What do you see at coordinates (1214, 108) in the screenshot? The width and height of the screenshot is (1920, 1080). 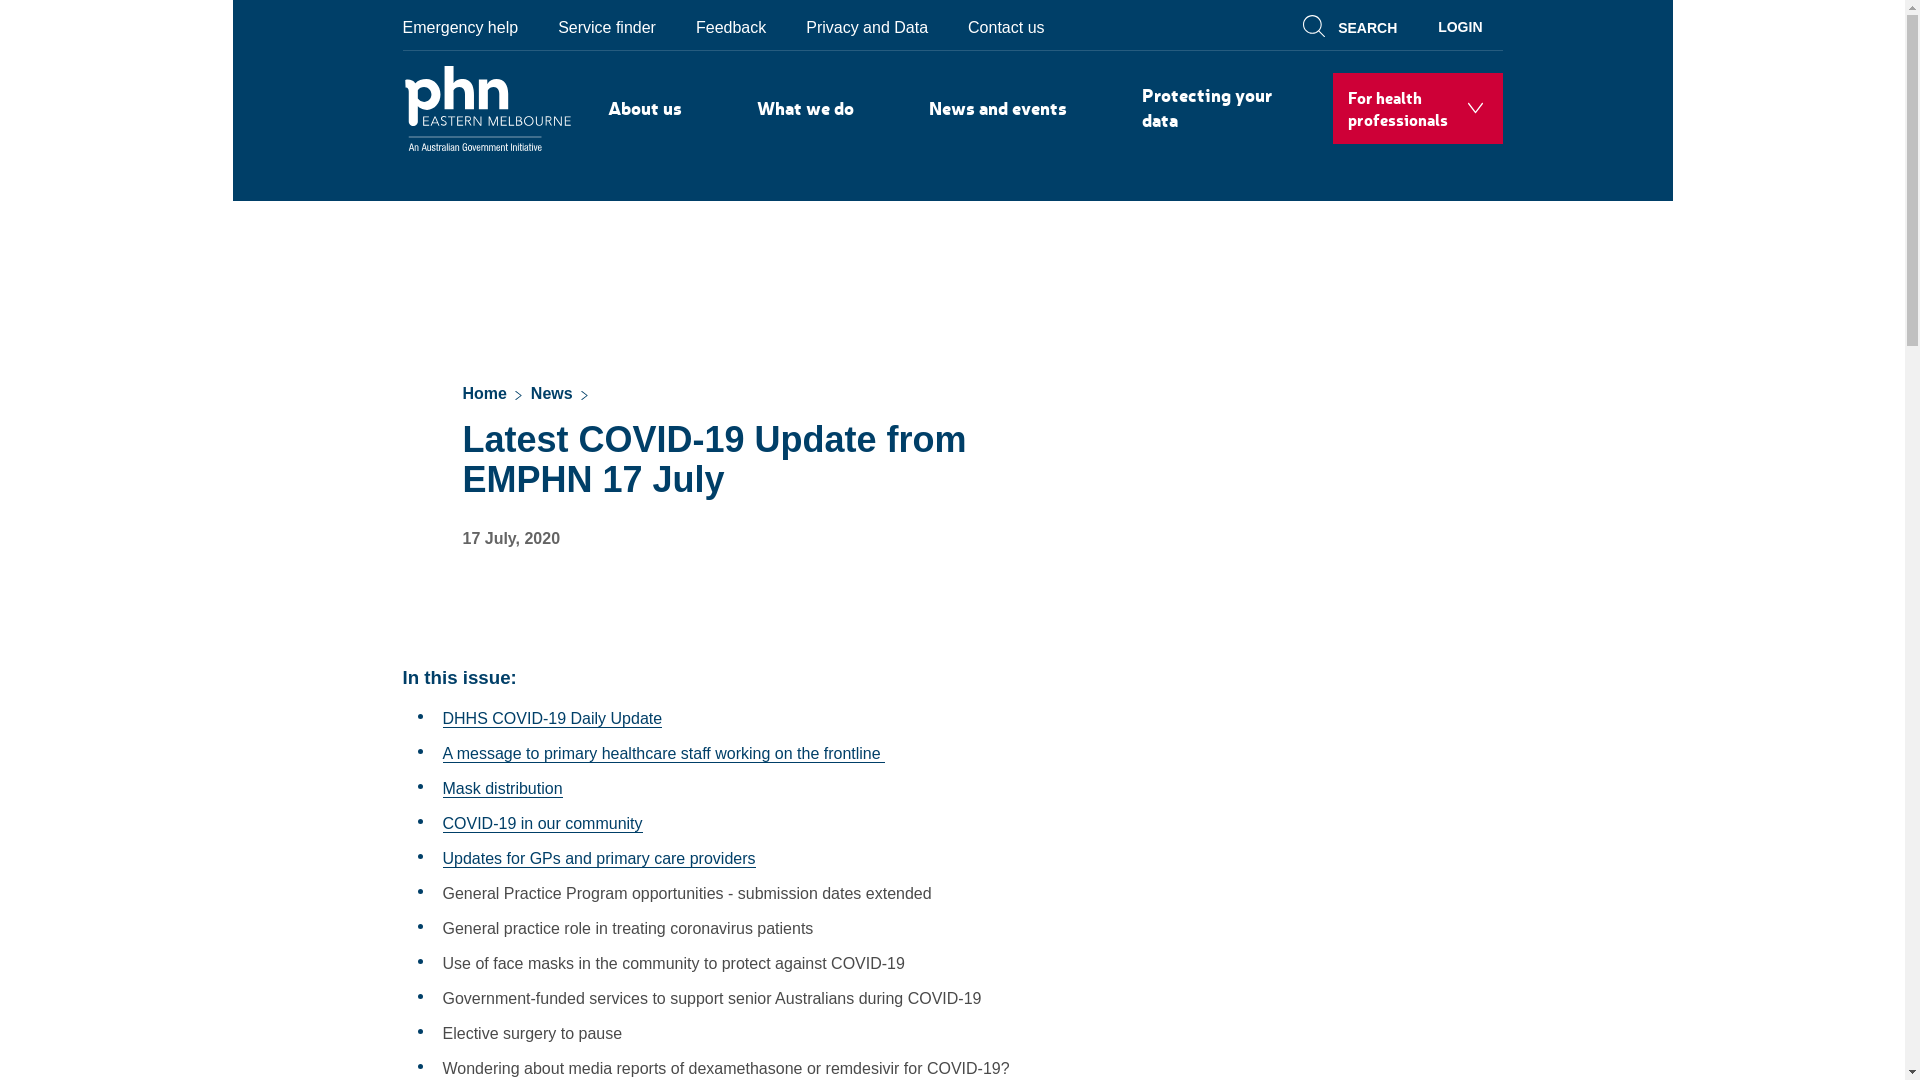 I see `'Protecting your data'` at bounding box center [1214, 108].